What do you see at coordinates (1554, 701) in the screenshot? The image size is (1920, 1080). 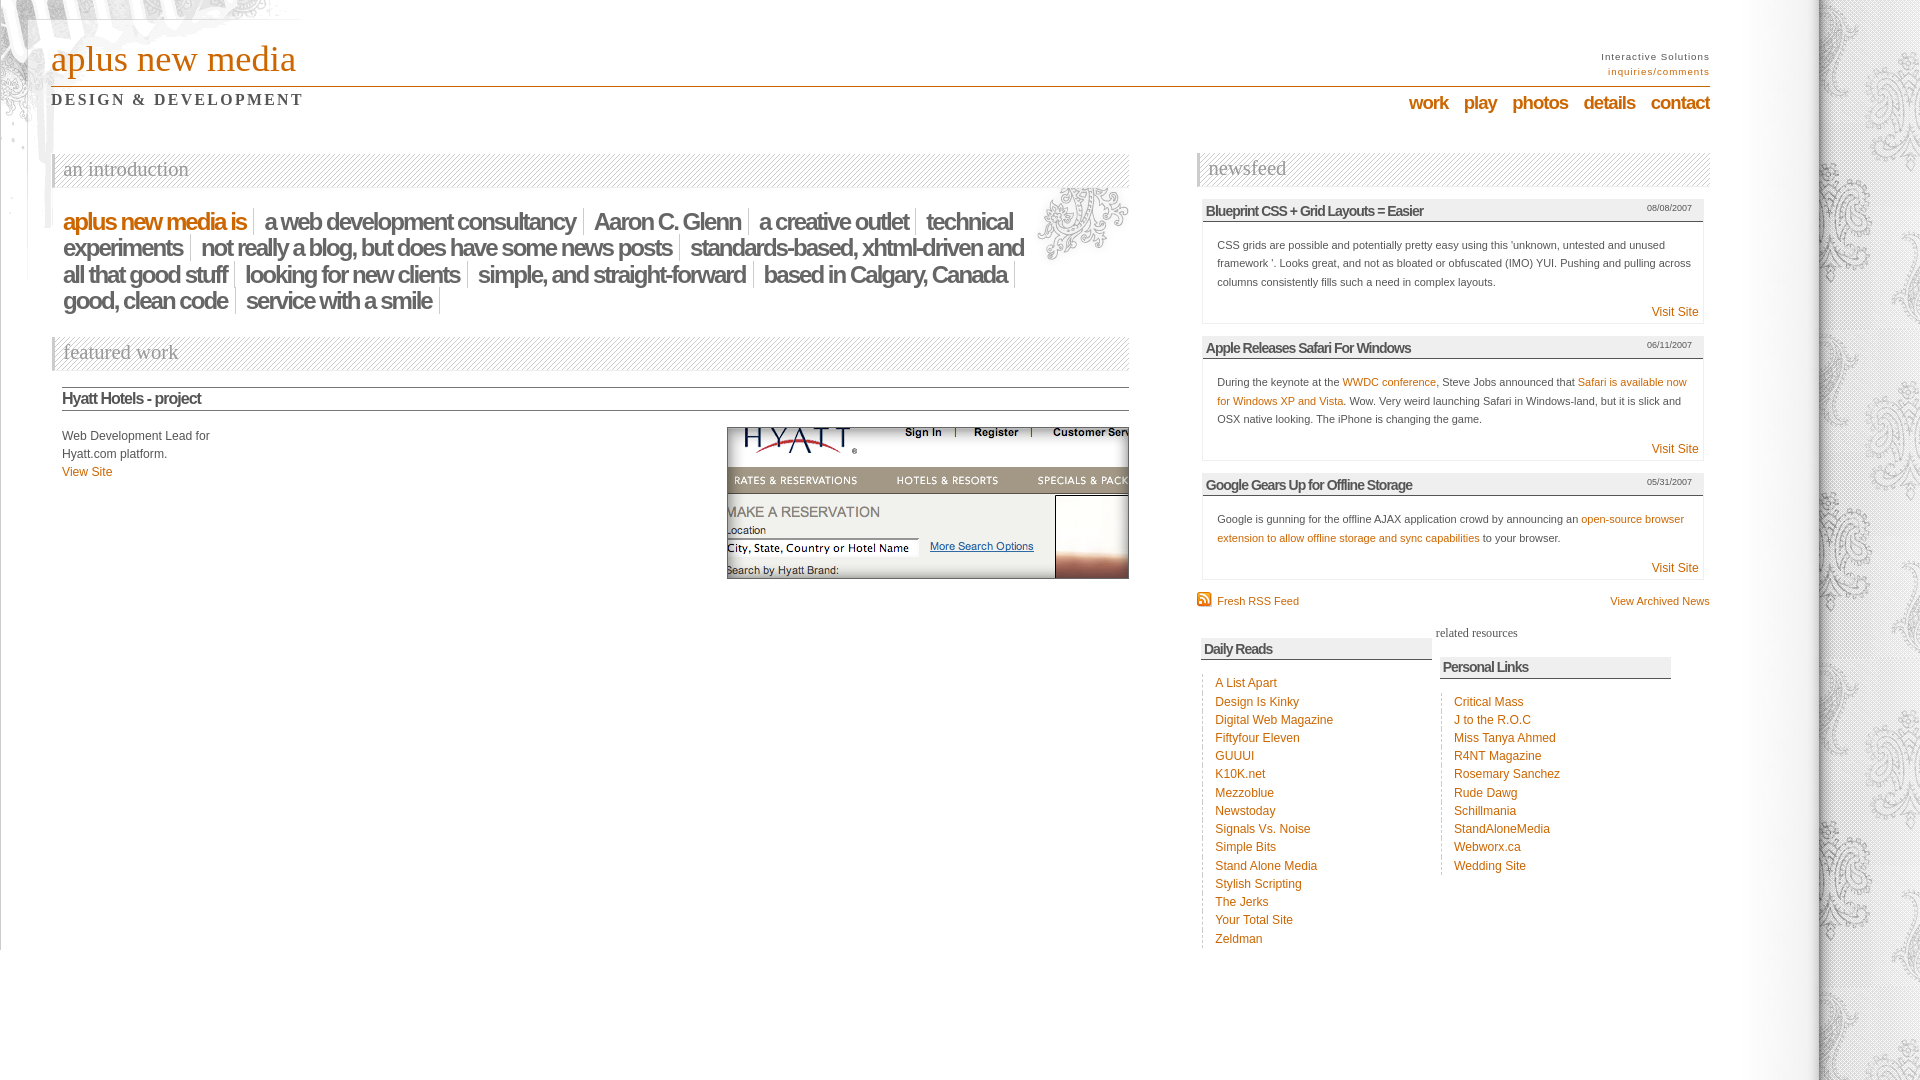 I see `'Critical Mass'` at bounding box center [1554, 701].